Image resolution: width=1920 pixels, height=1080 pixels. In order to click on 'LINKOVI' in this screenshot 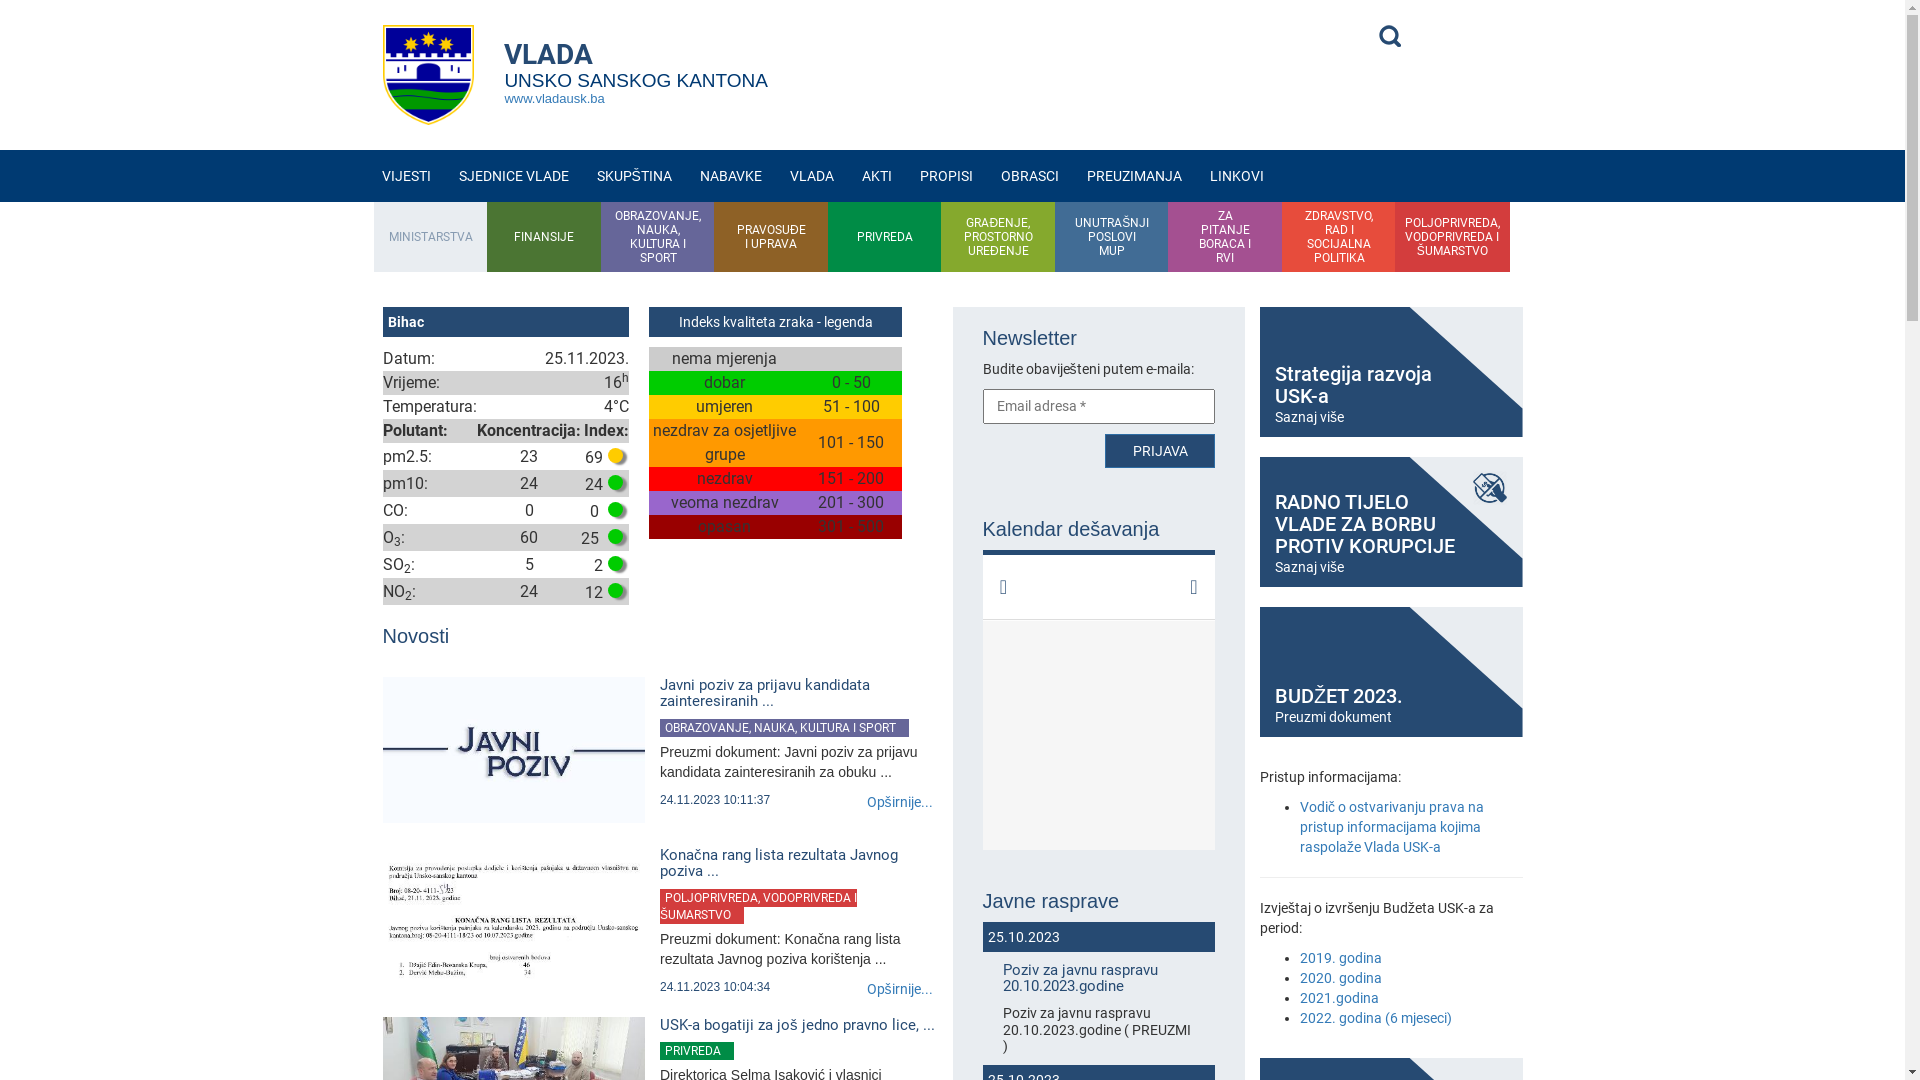, I will do `click(1236, 175)`.